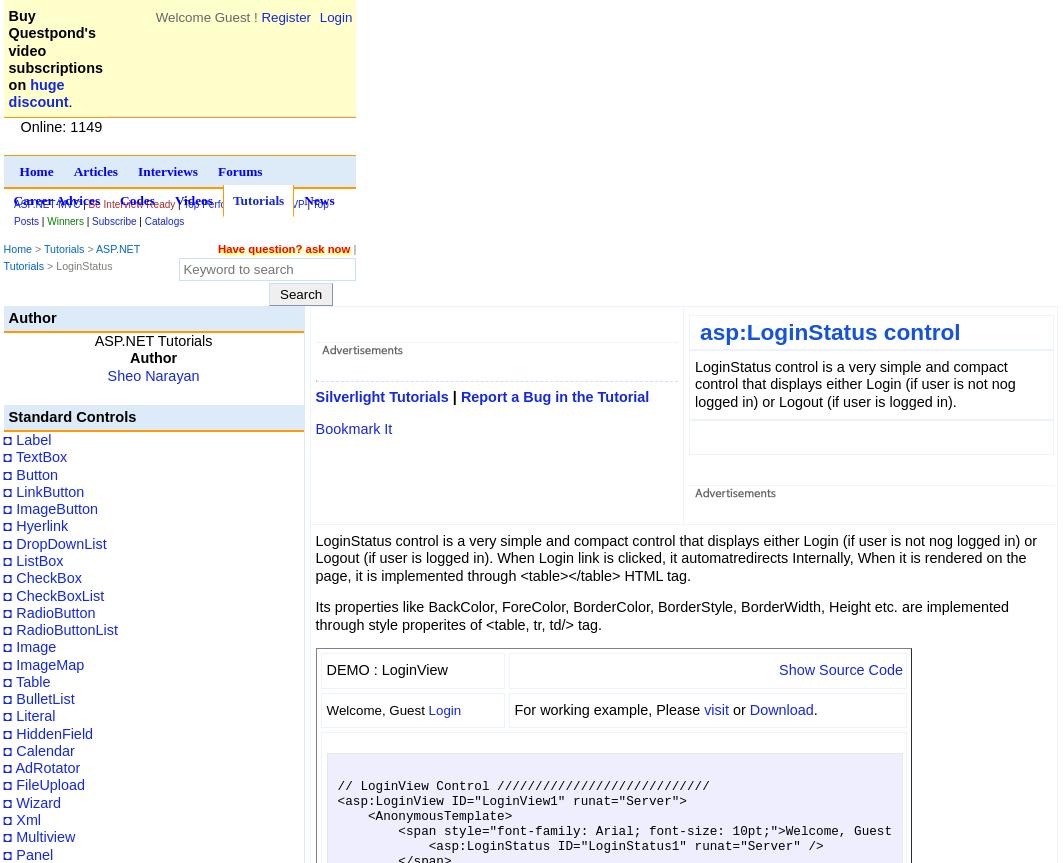 This screenshot has height=863, width=1063. Describe the element at coordinates (553, 396) in the screenshot. I see `'Report a Bug in the
Tutorial'` at that location.